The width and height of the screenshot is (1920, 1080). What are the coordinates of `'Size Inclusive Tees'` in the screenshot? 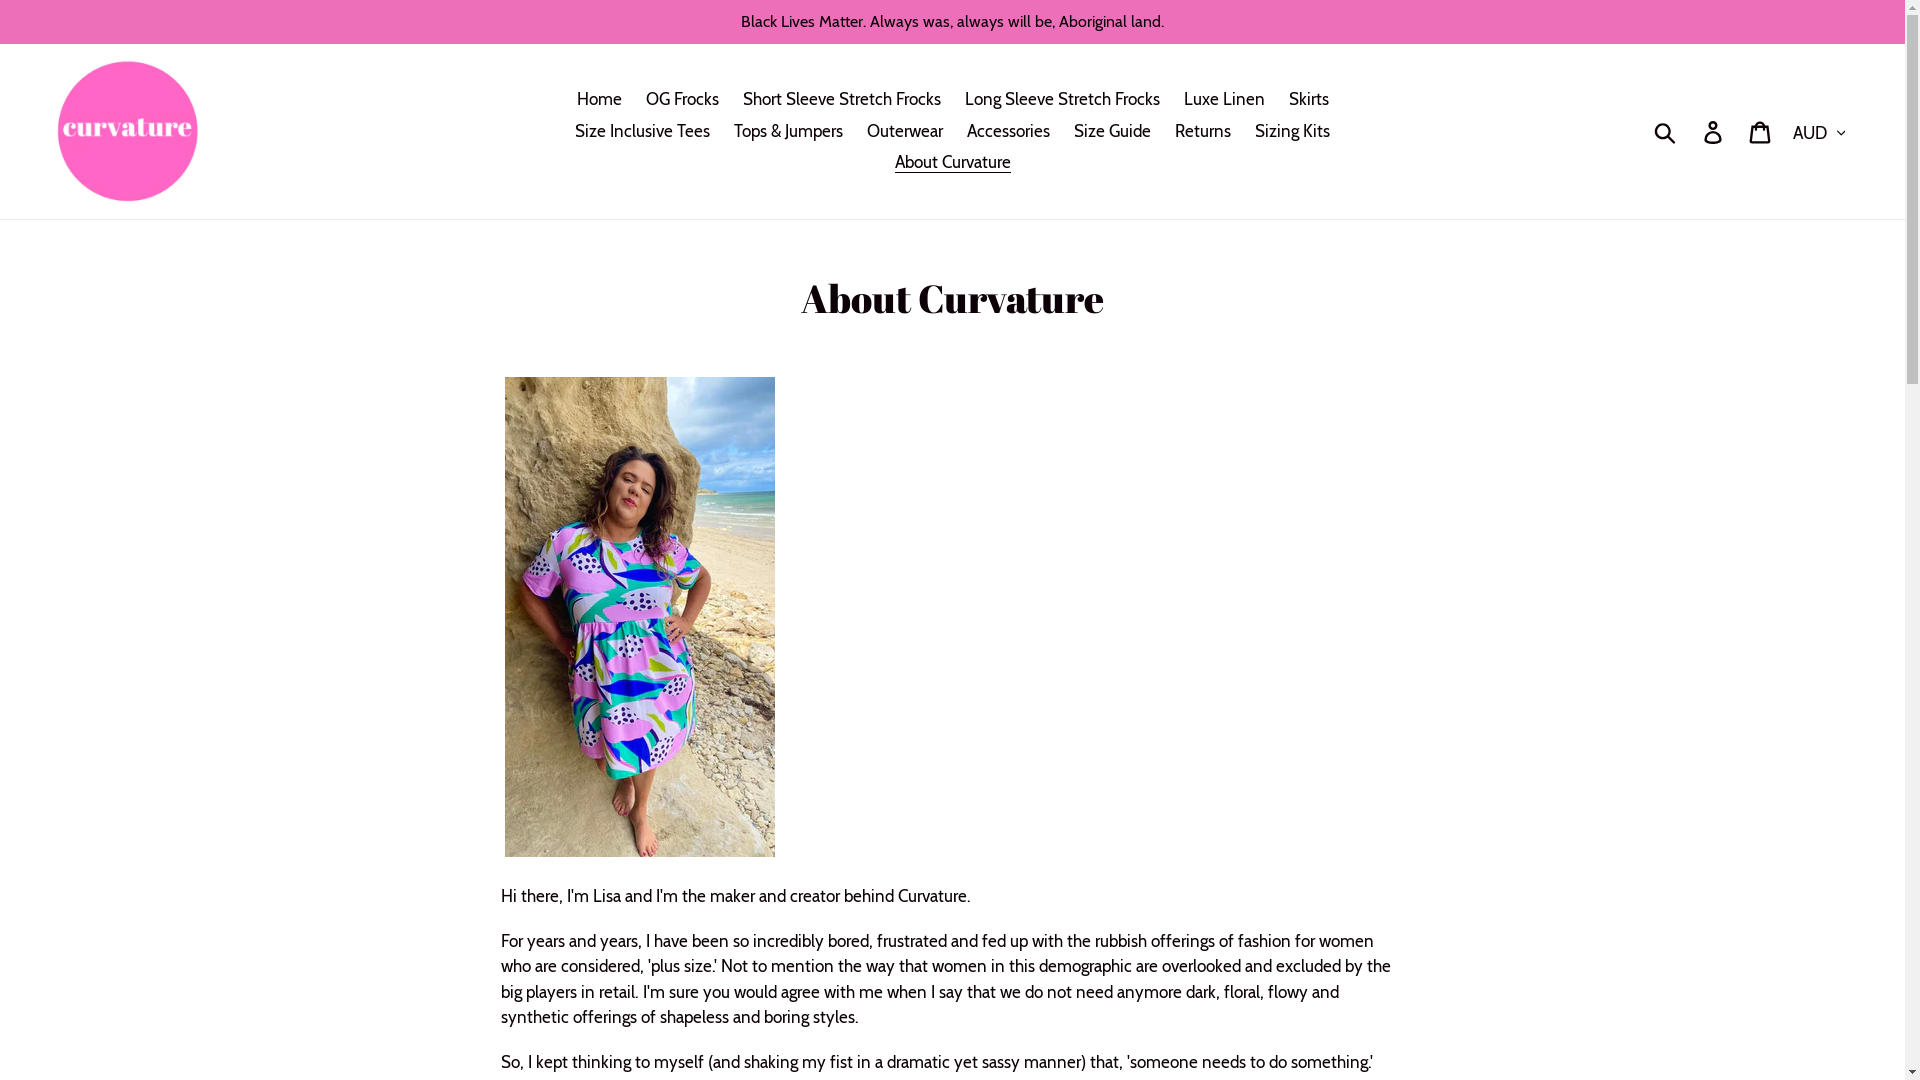 It's located at (642, 131).